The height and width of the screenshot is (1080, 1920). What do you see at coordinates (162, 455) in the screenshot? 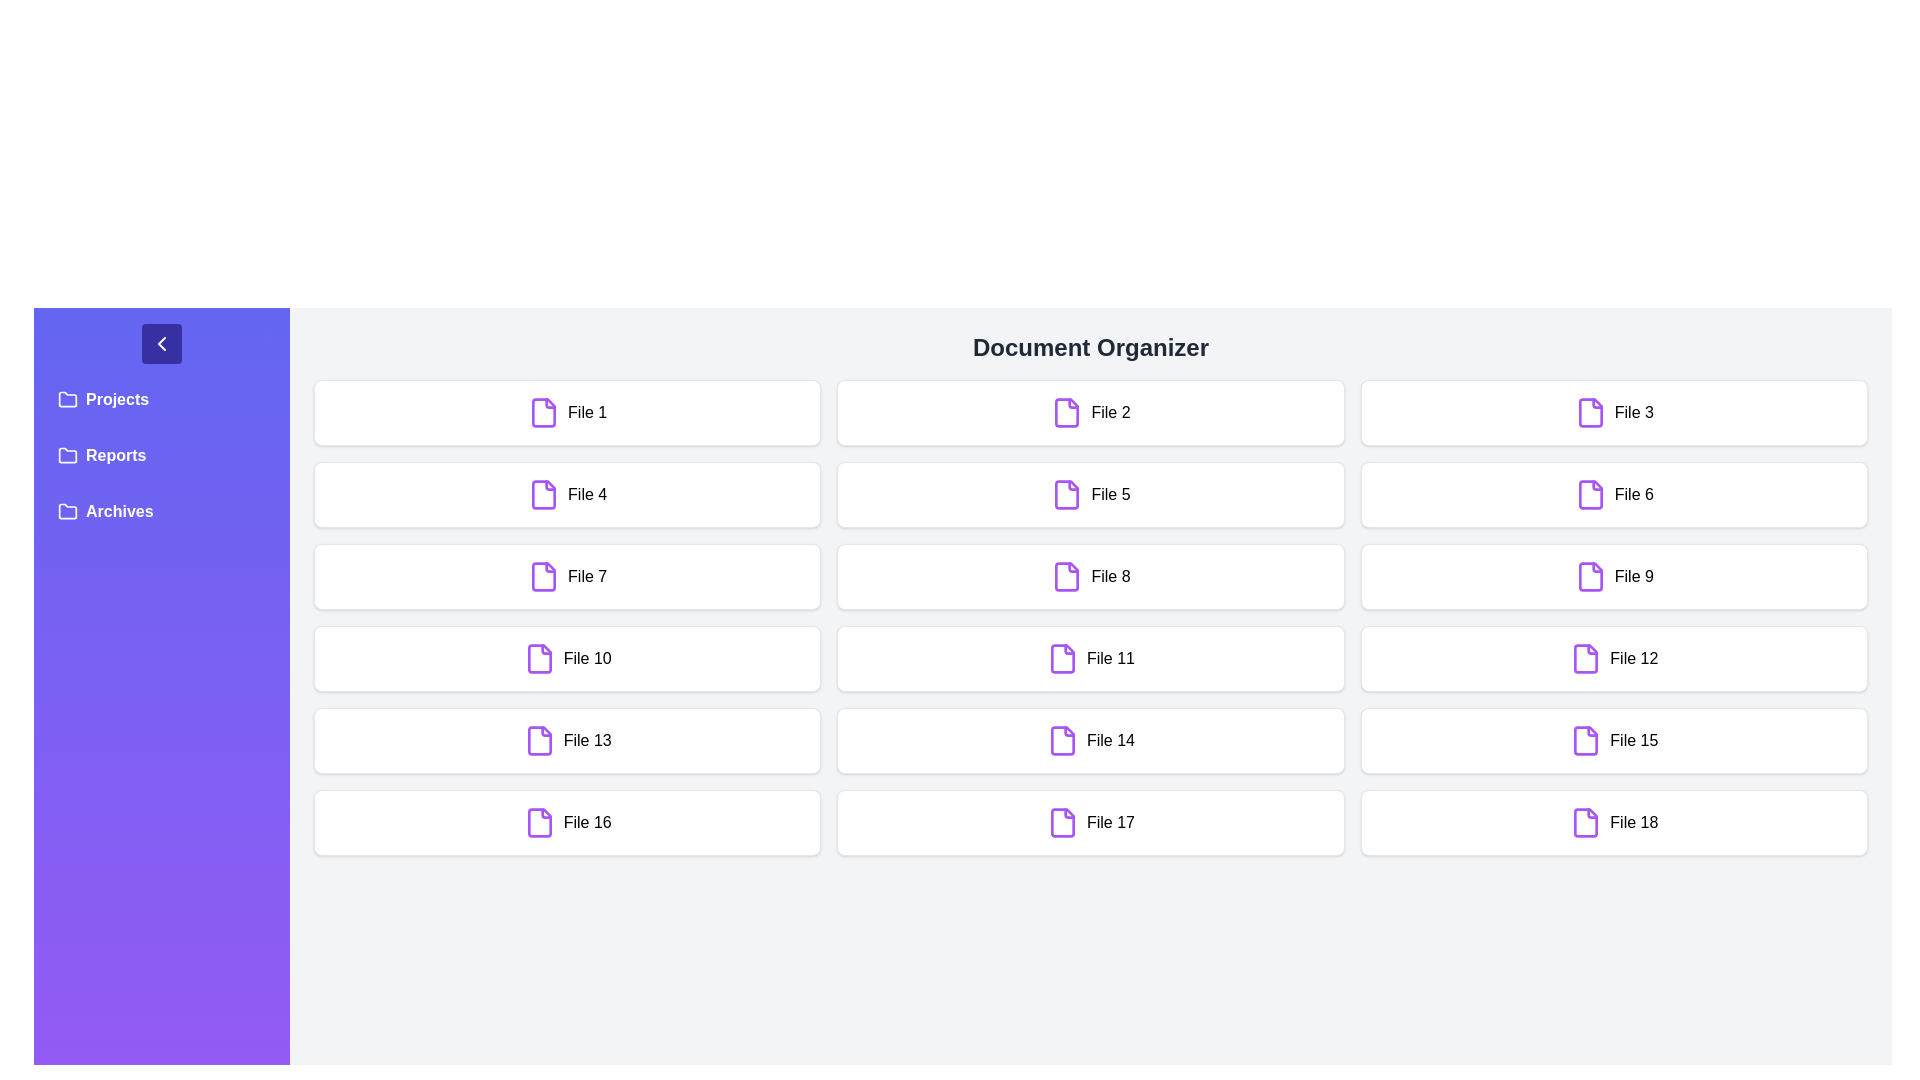
I see `the folder labeled Reports in the sidebar to open it` at bounding box center [162, 455].